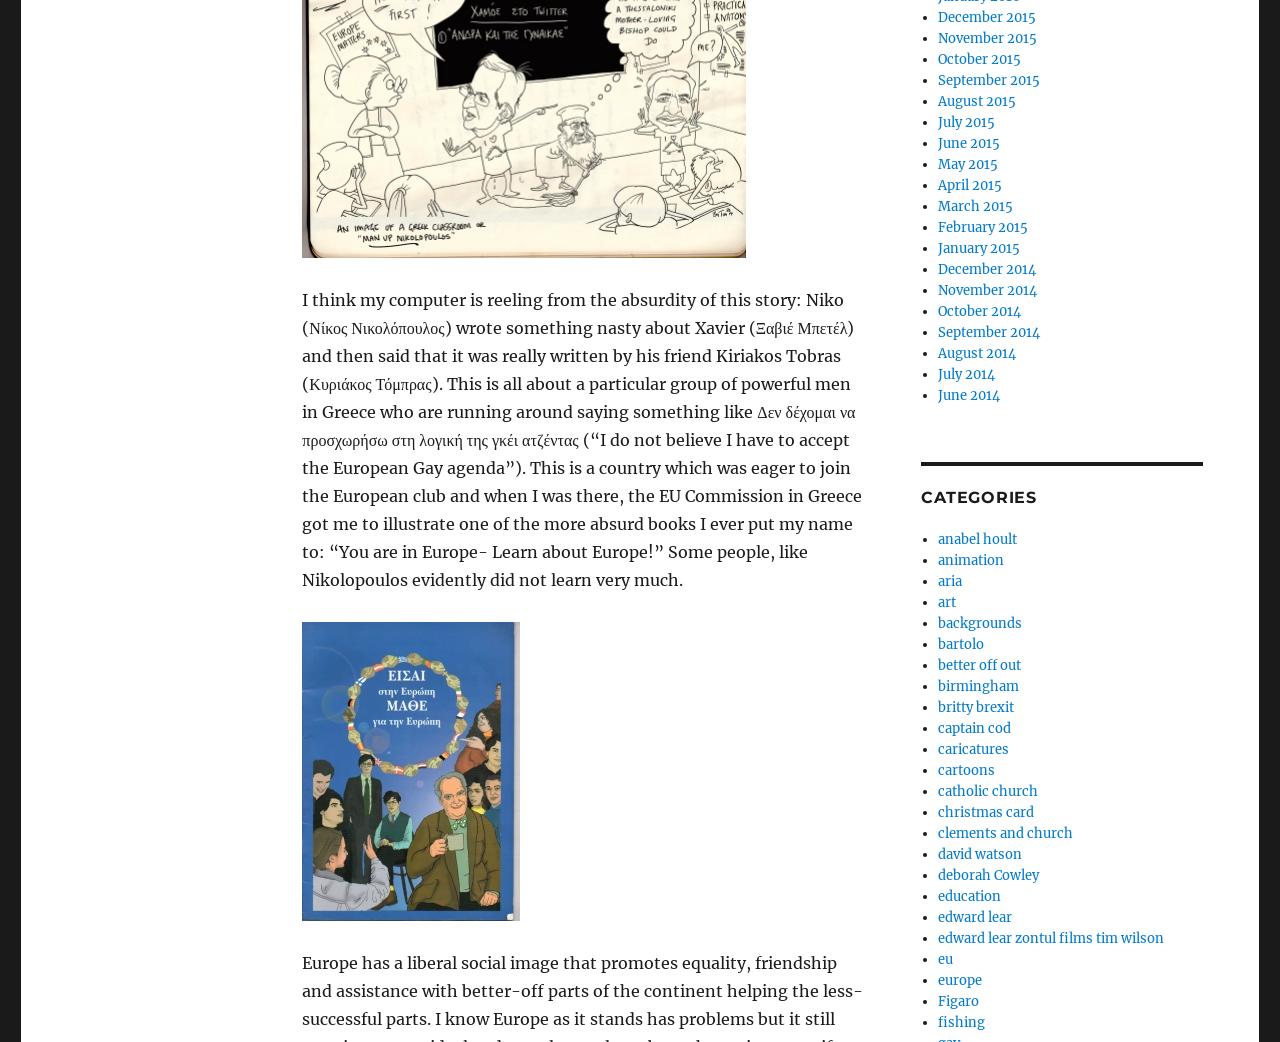  What do you see at coordinates (978, 58) in the screenshot?
I see `'October 2015'` at bounding box center [978, 58].